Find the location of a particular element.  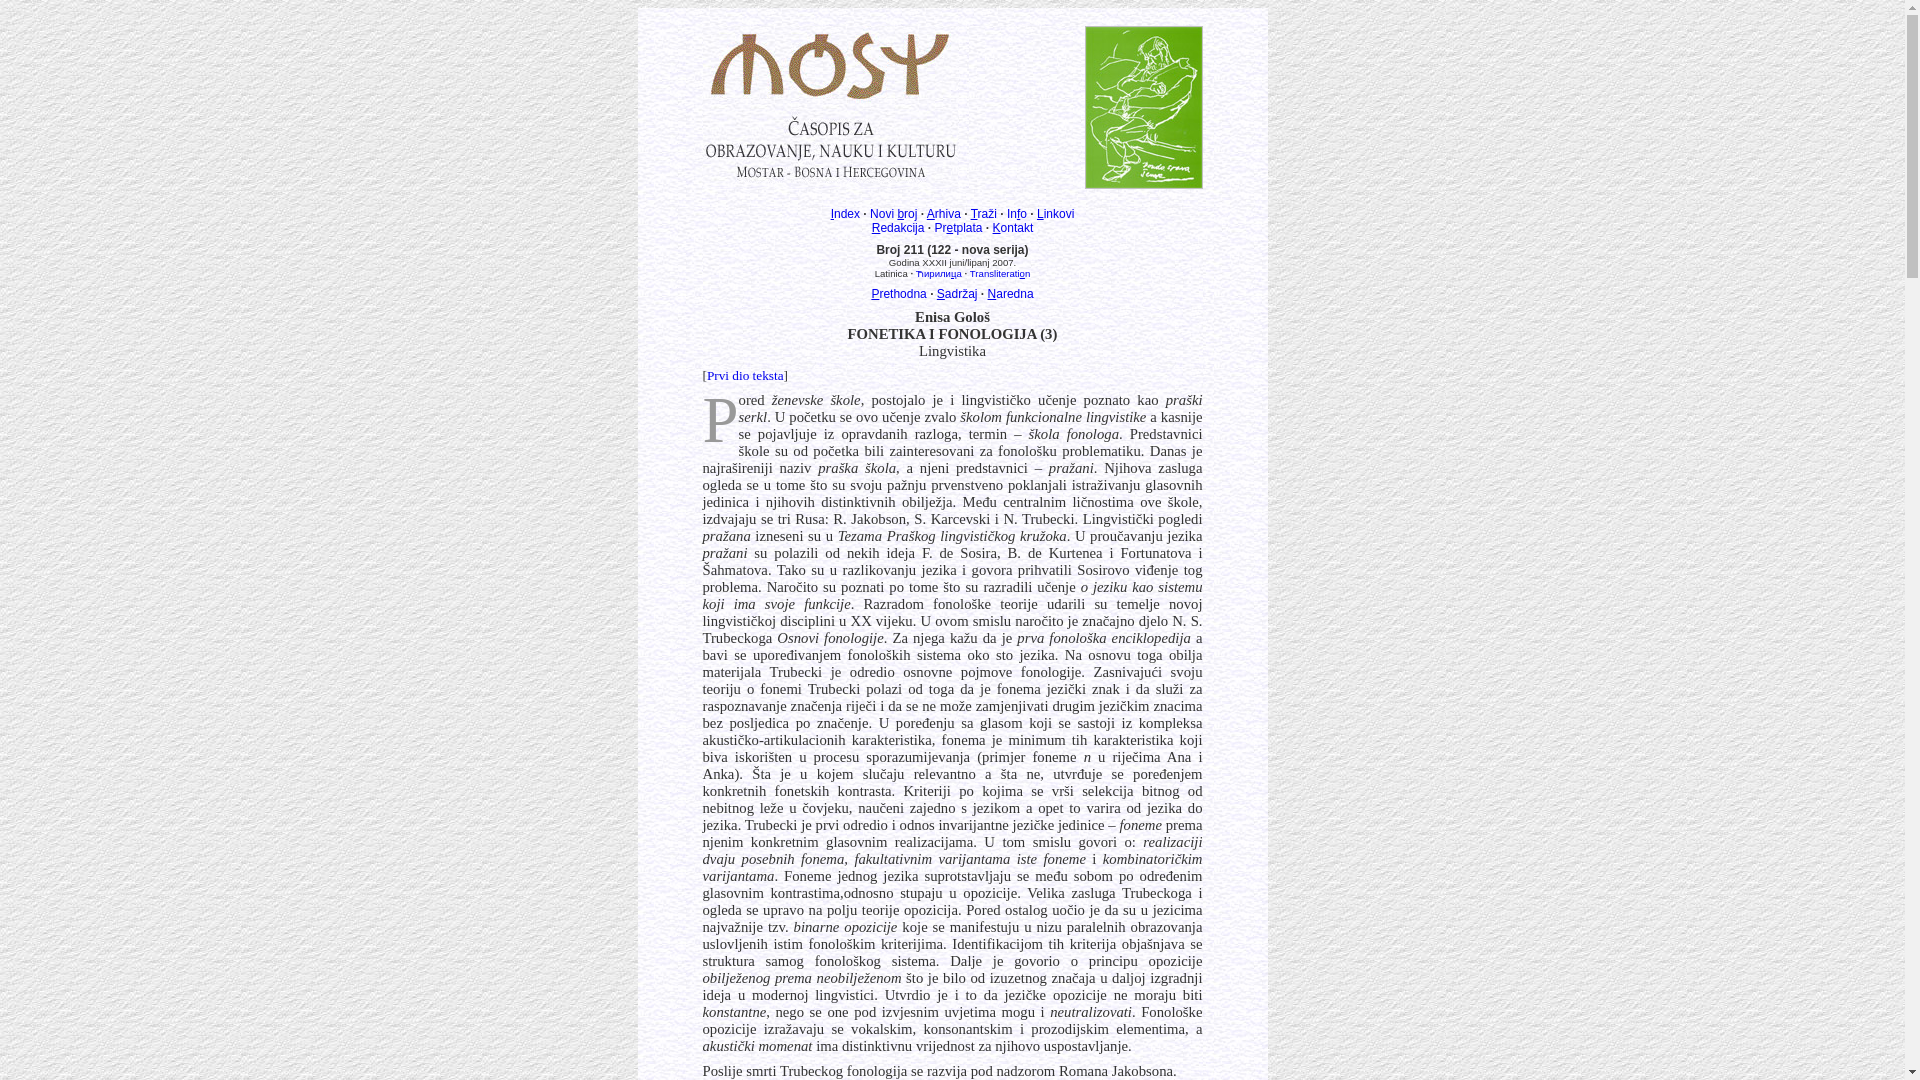

'Pretplata' is located at coordinates (957, 226).